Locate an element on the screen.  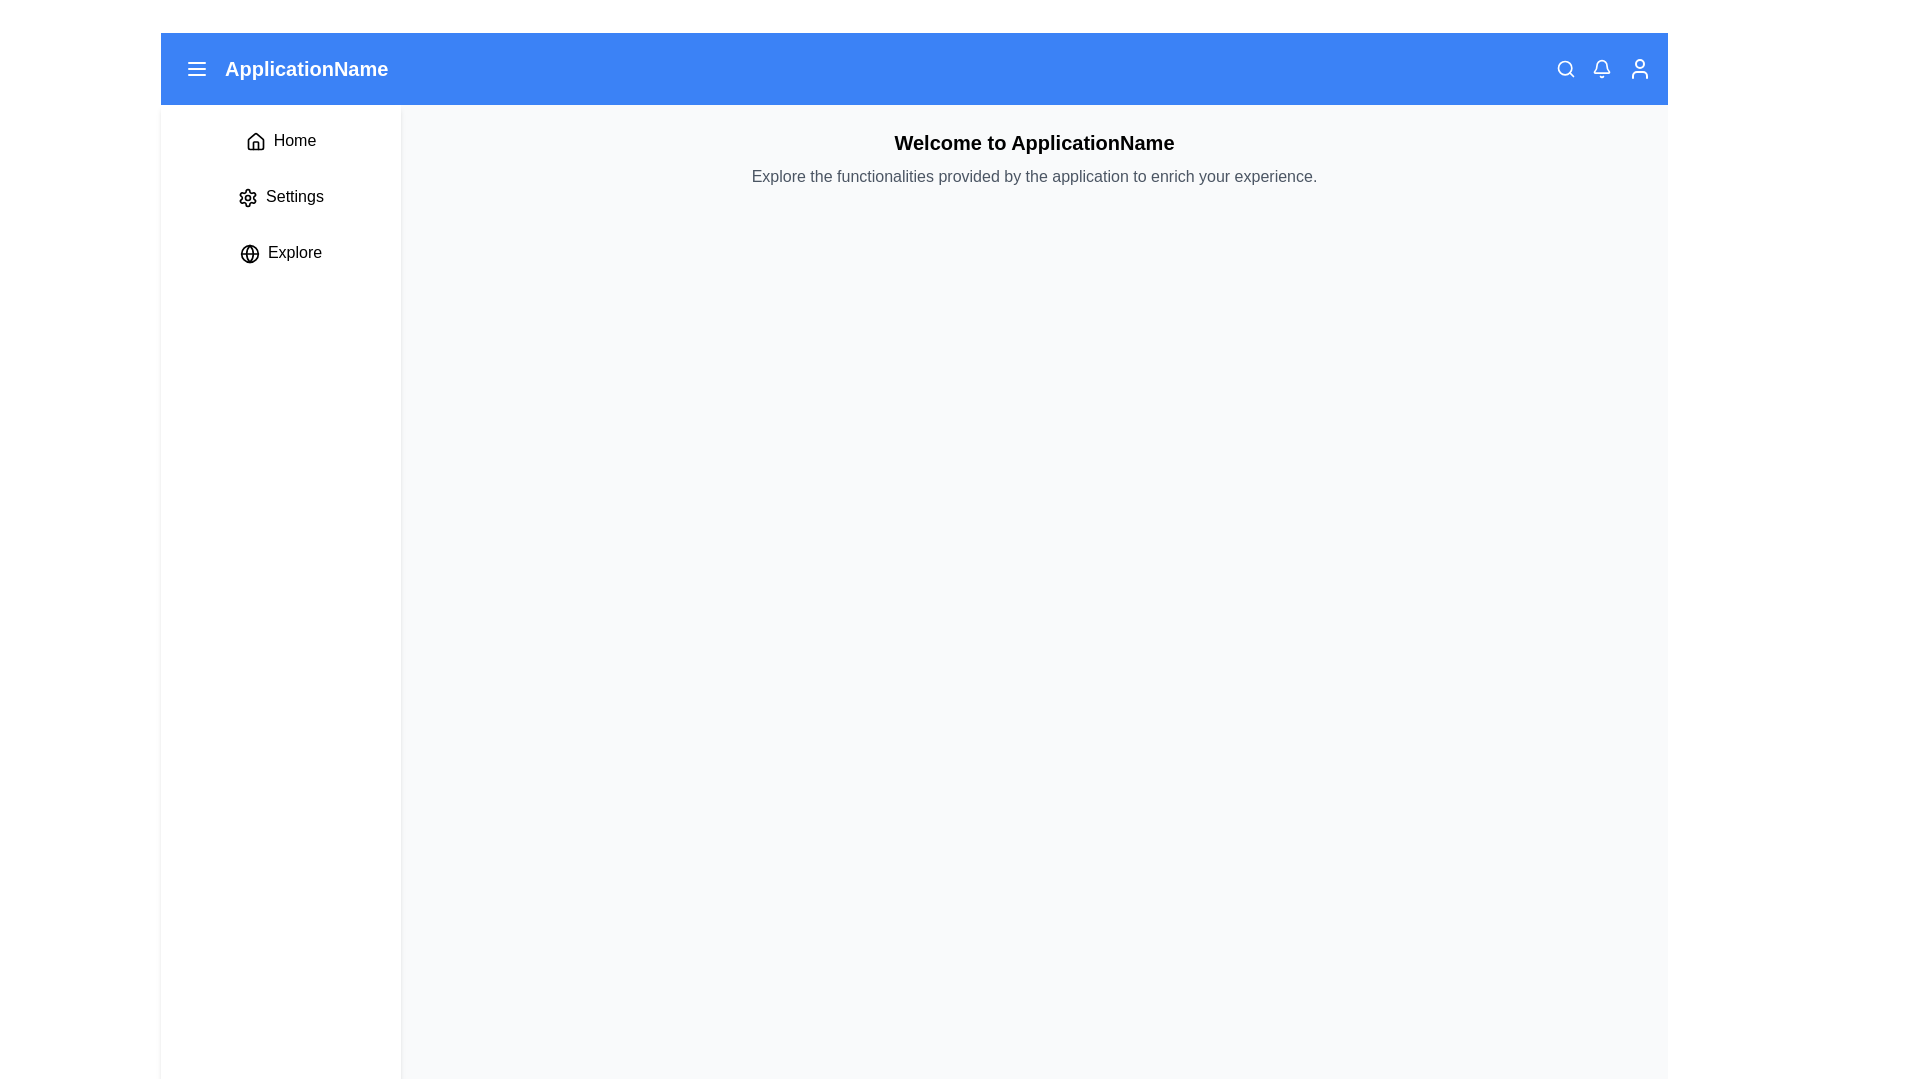
the second menu item in the vertical navigation menu is located at coordinates (280, 196).